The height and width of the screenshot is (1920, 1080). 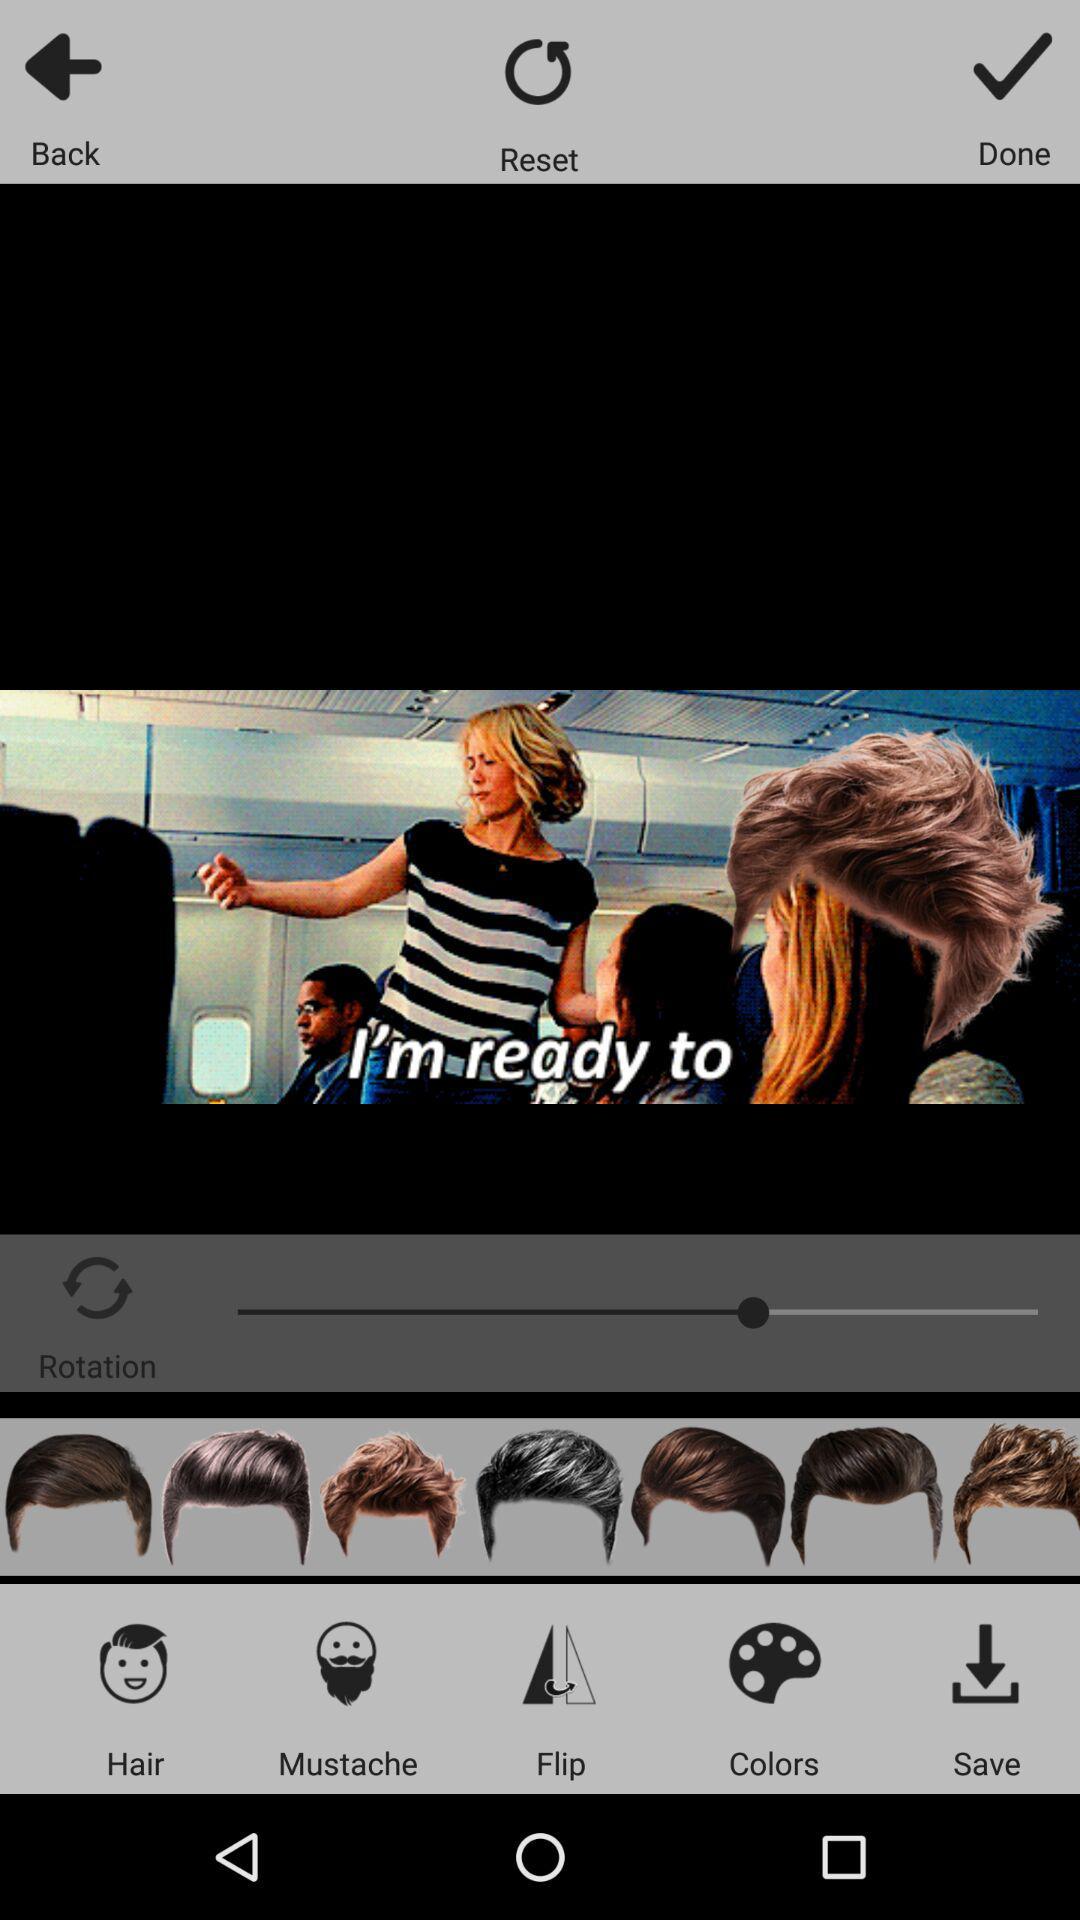 What do you see at coordinates (986, 1662) in the screenshot?
I see `the file_download icon` at bounding box center [986, 1662].